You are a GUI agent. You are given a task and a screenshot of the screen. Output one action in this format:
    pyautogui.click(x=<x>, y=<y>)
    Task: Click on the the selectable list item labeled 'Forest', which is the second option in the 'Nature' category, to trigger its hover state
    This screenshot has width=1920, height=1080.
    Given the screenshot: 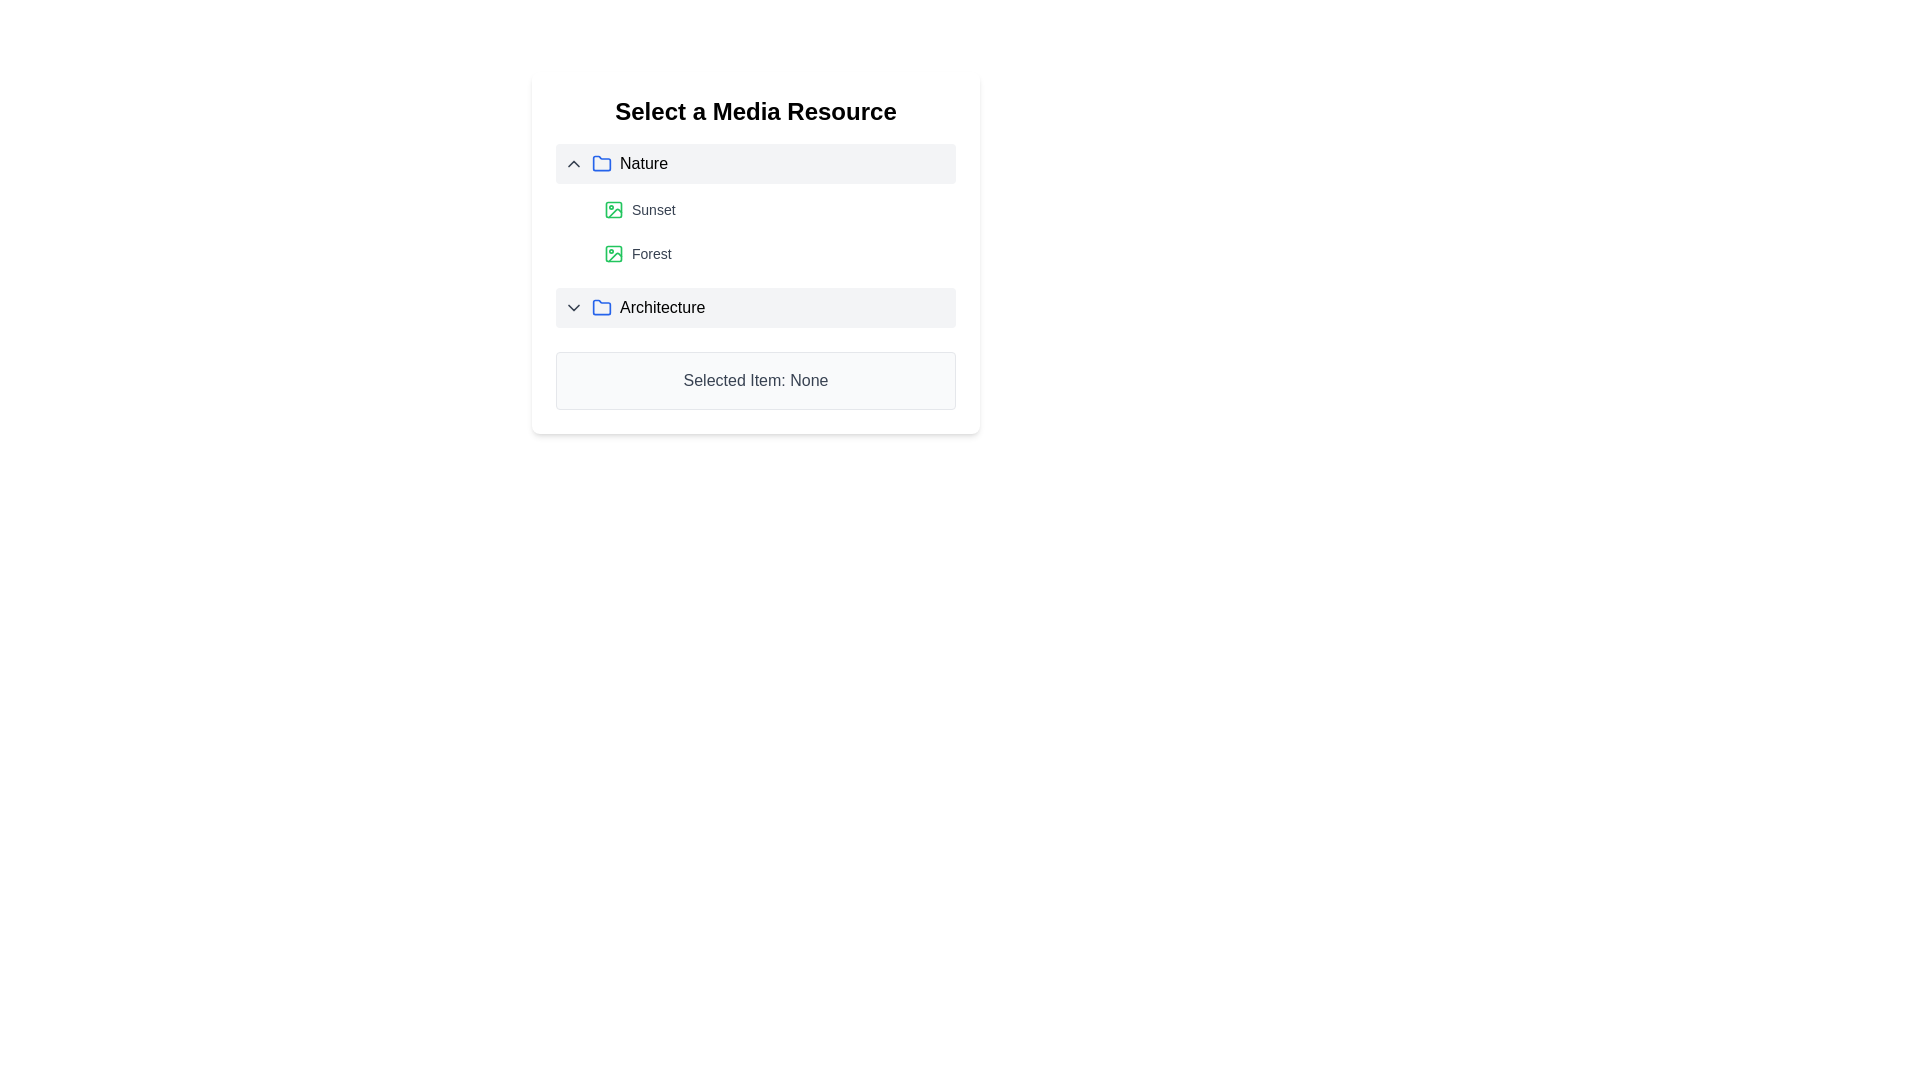 What is the action you would take?
    pyautogui.click(x=775, y=253)
    